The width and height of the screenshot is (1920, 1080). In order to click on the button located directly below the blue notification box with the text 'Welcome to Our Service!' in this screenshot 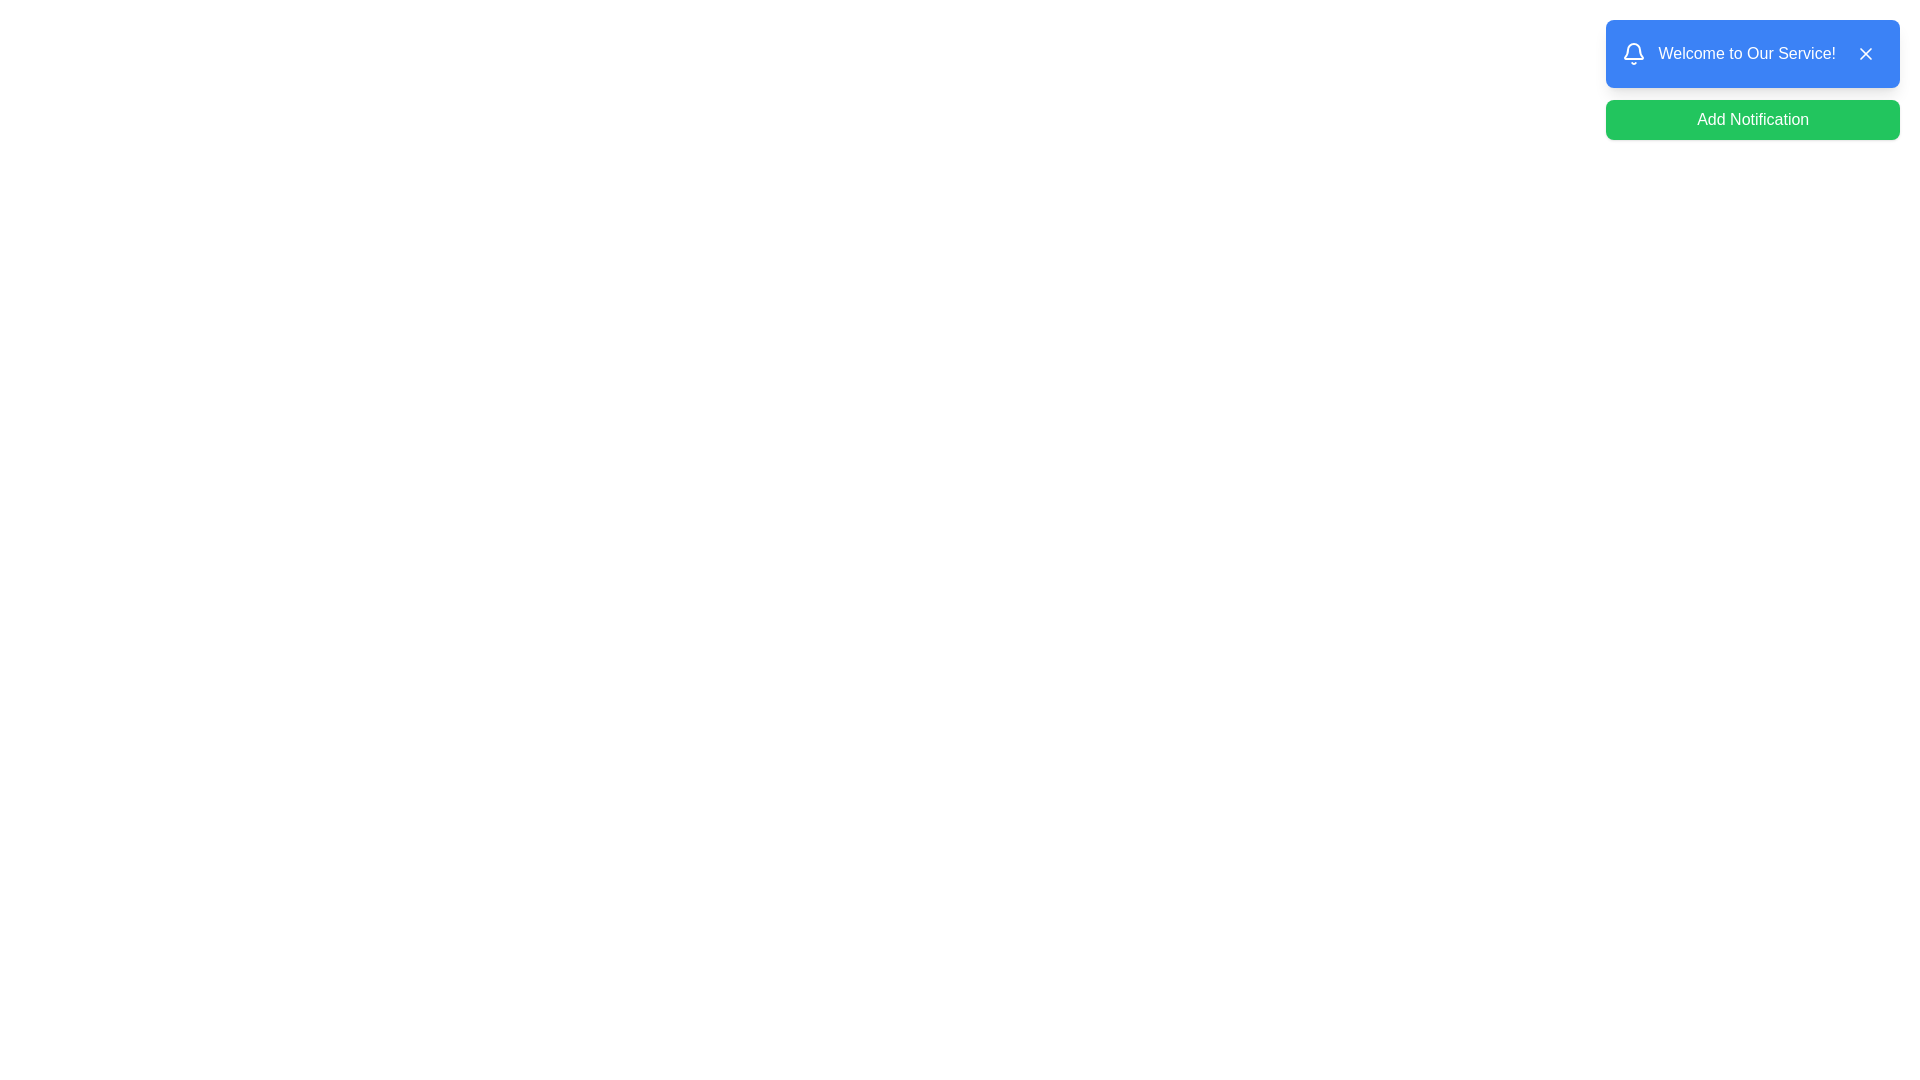, I will do `click(1751, 119)`.